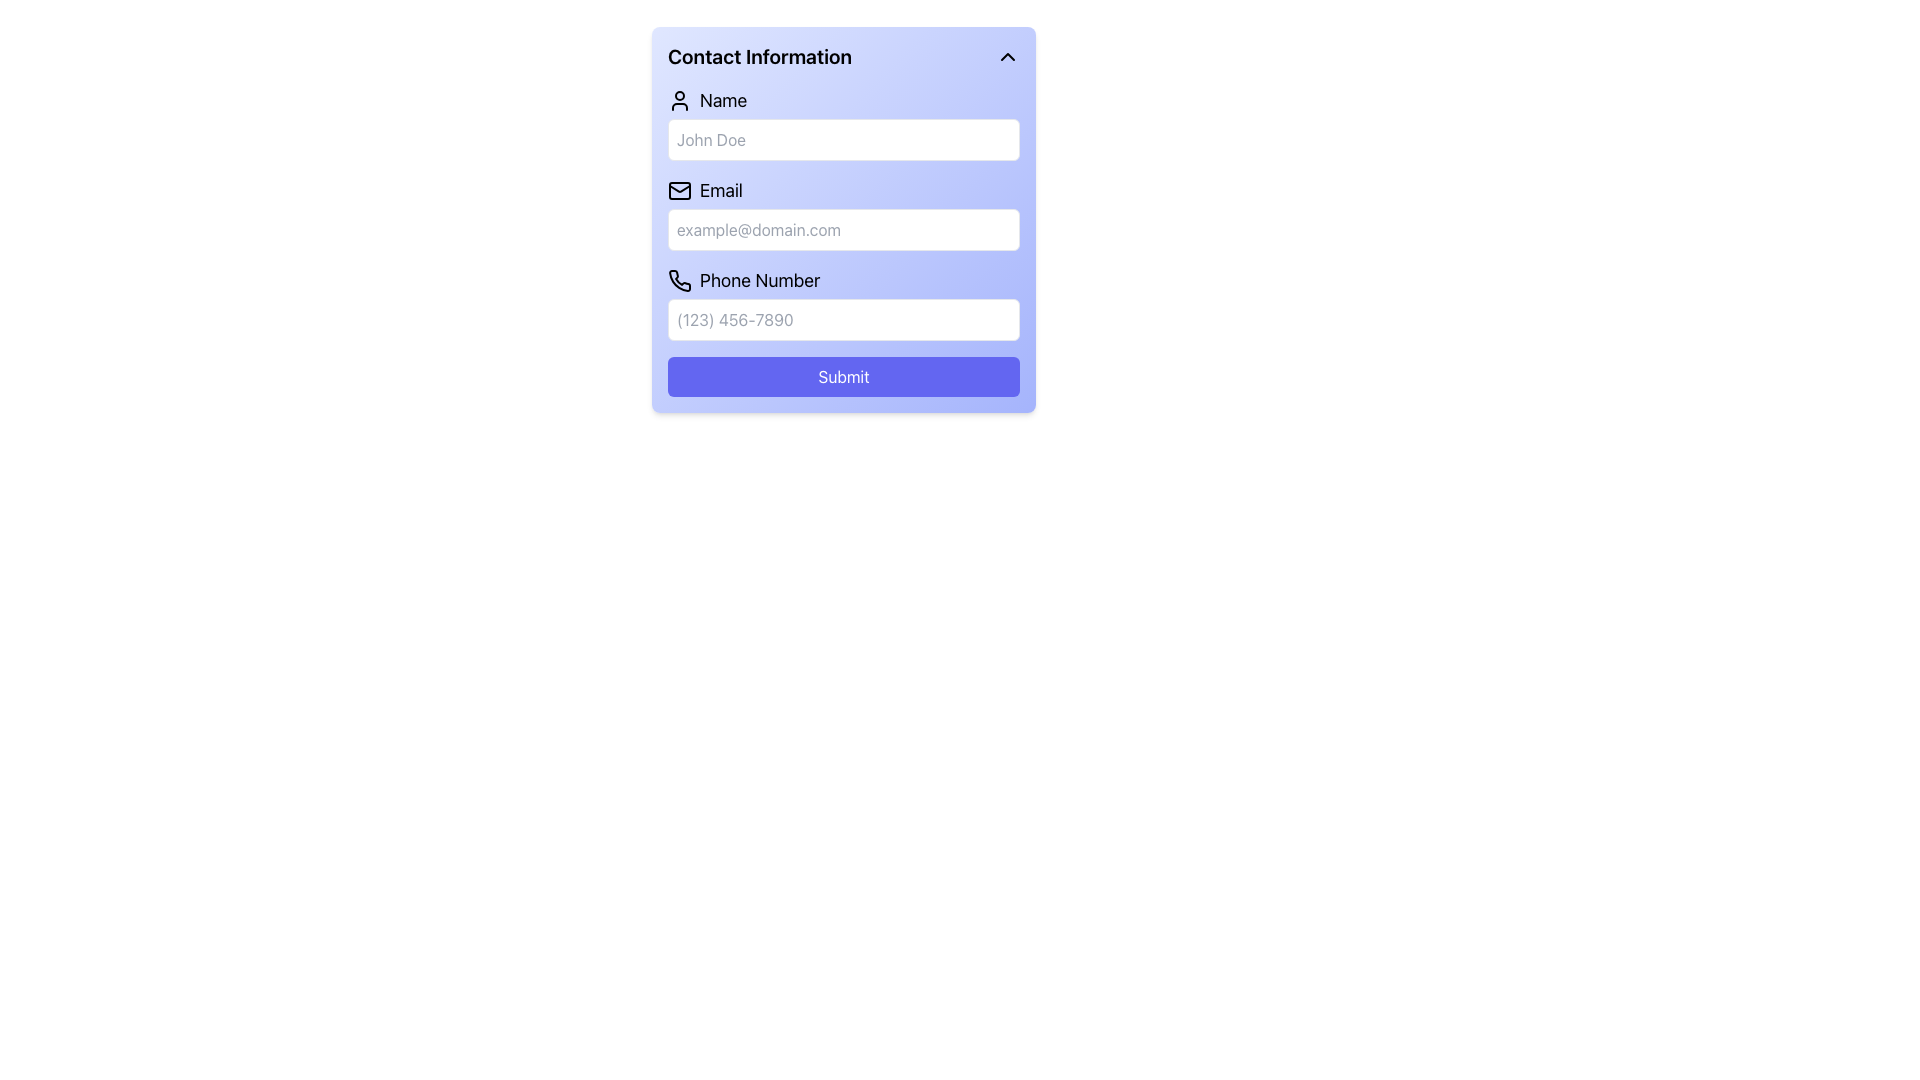 The height and width of the screenshot is (1080, 1920). I want to click on the 'Name' input field, so click(844, 123).